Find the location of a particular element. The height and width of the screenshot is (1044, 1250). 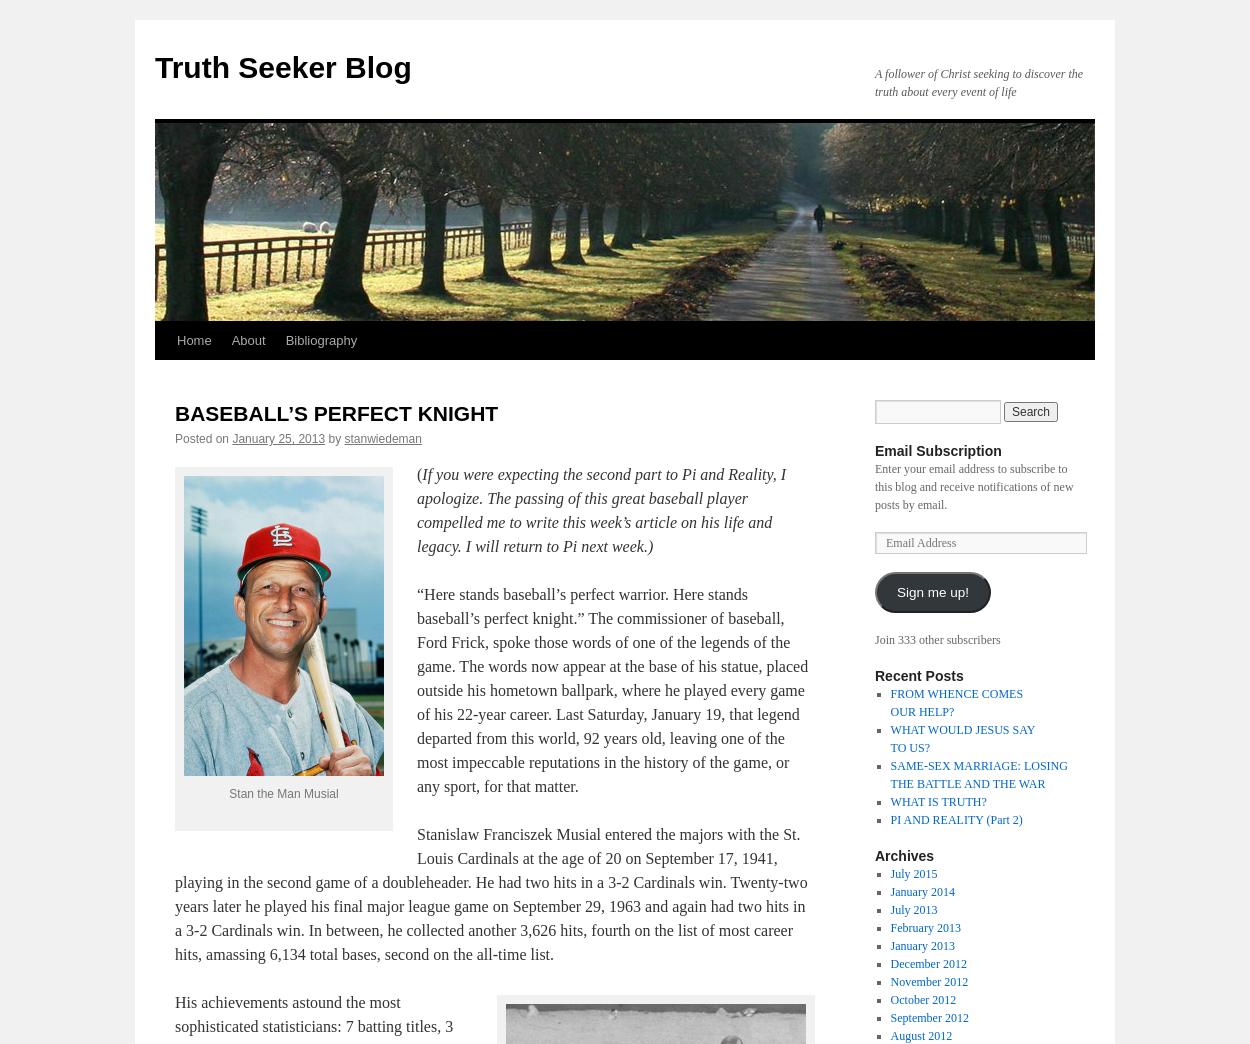

'PI AND REALITY (Part 2)' is located at coordinates (890, 818).